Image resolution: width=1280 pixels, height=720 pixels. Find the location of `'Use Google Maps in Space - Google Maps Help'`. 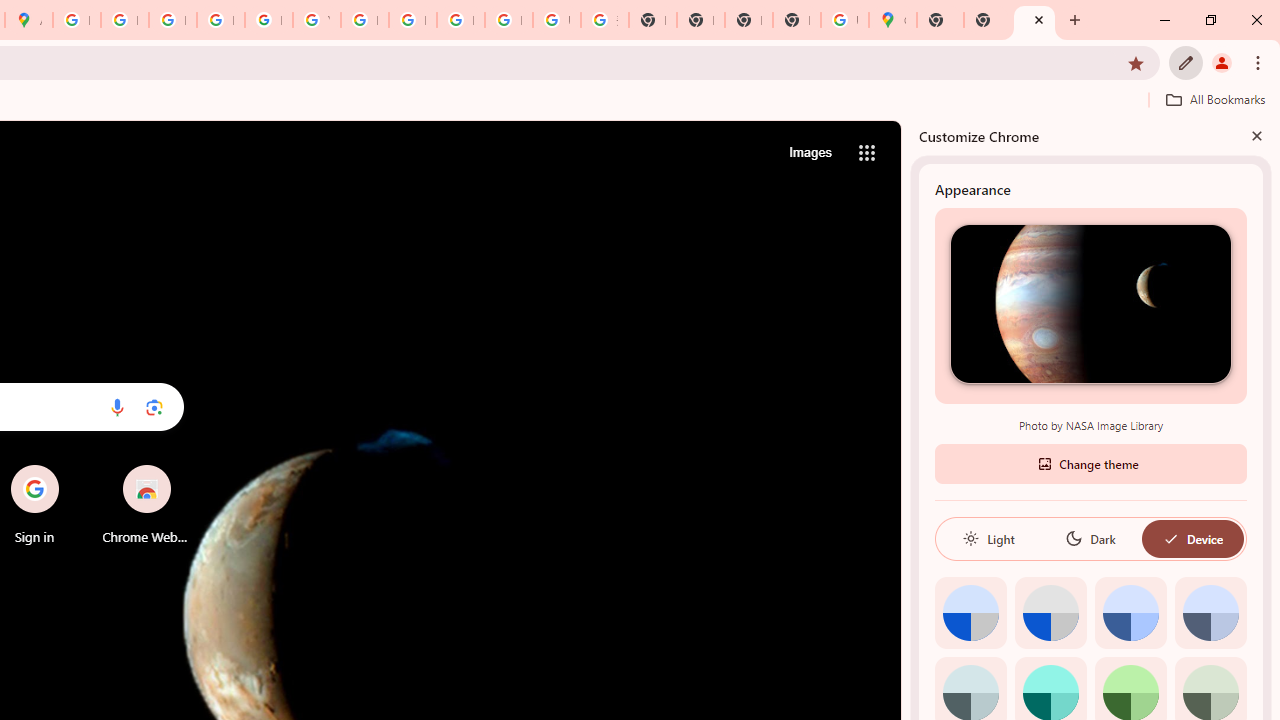

'Use Google Maps in Space - Google Maps Help' is located at coordinates (844, 20).